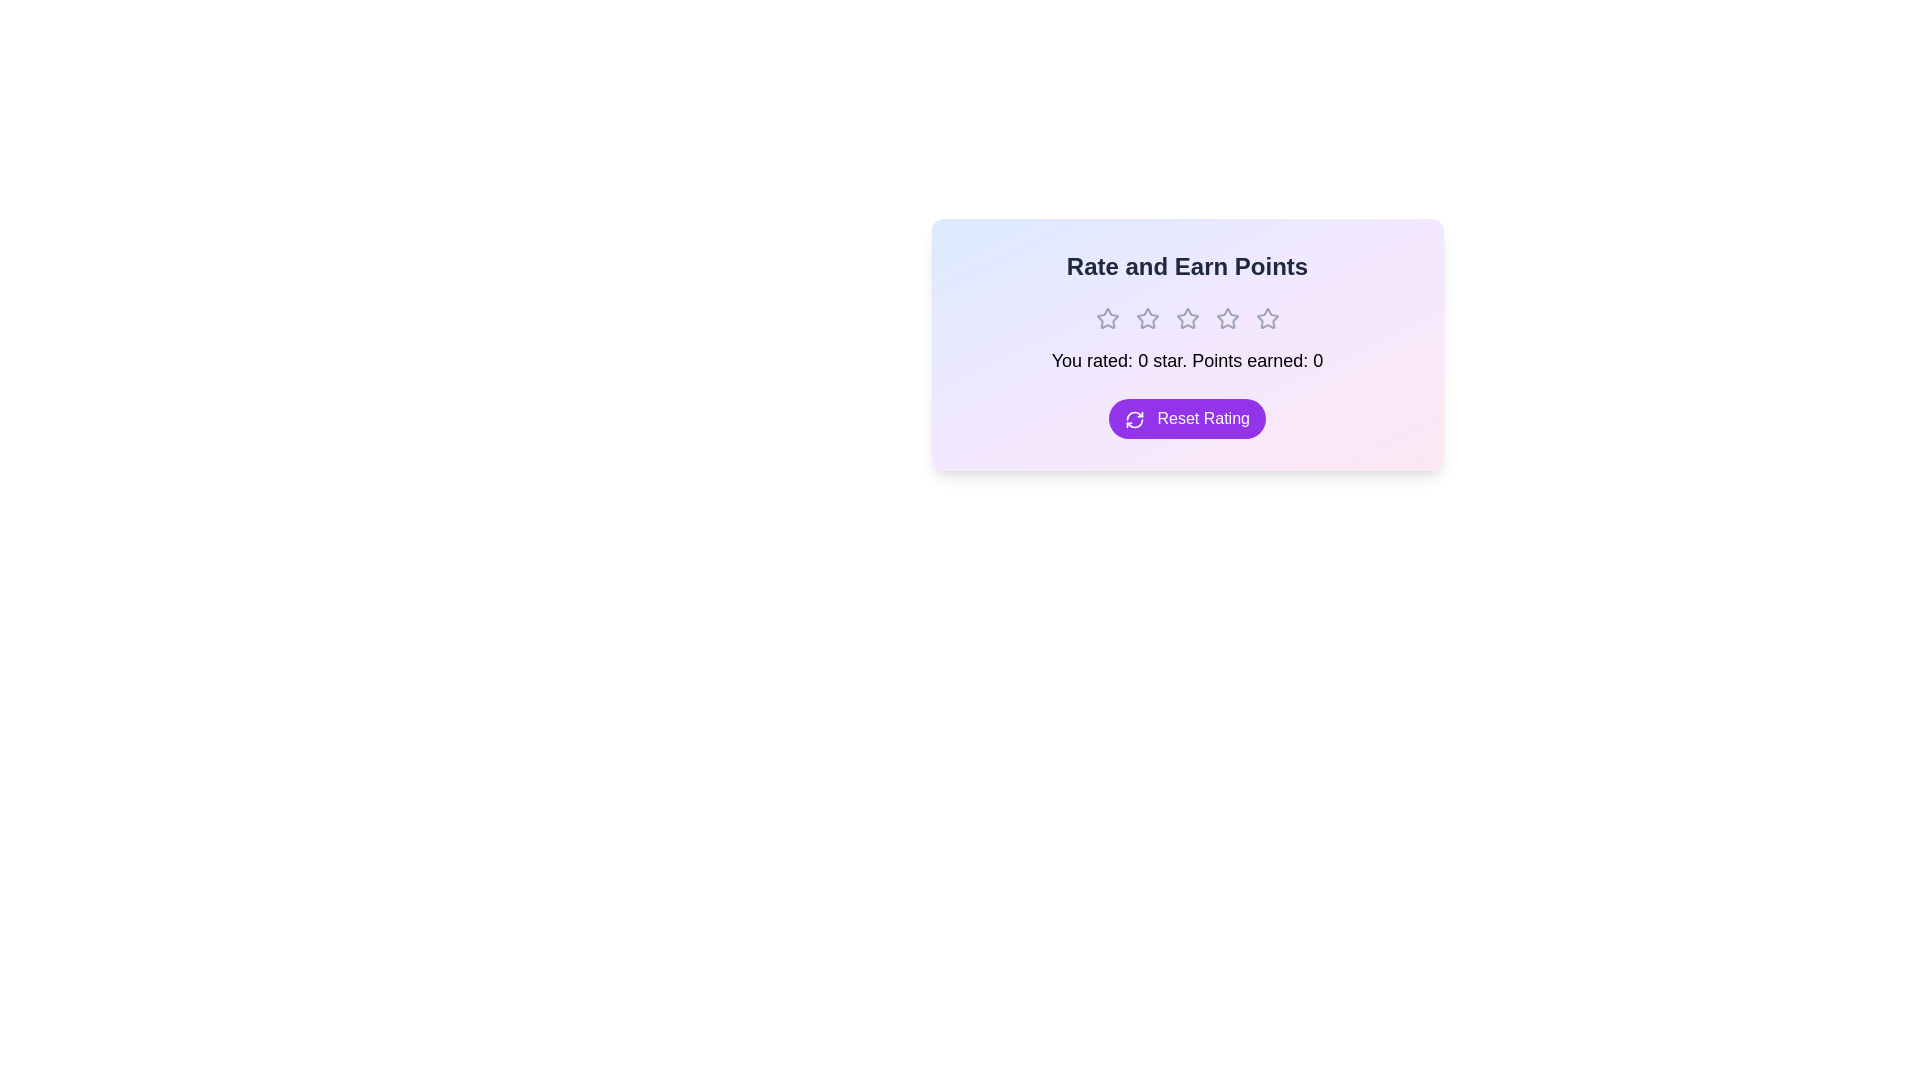  I want to click on the rating to 2 stars by clicking on the corresponding star, so click(1147, 318).